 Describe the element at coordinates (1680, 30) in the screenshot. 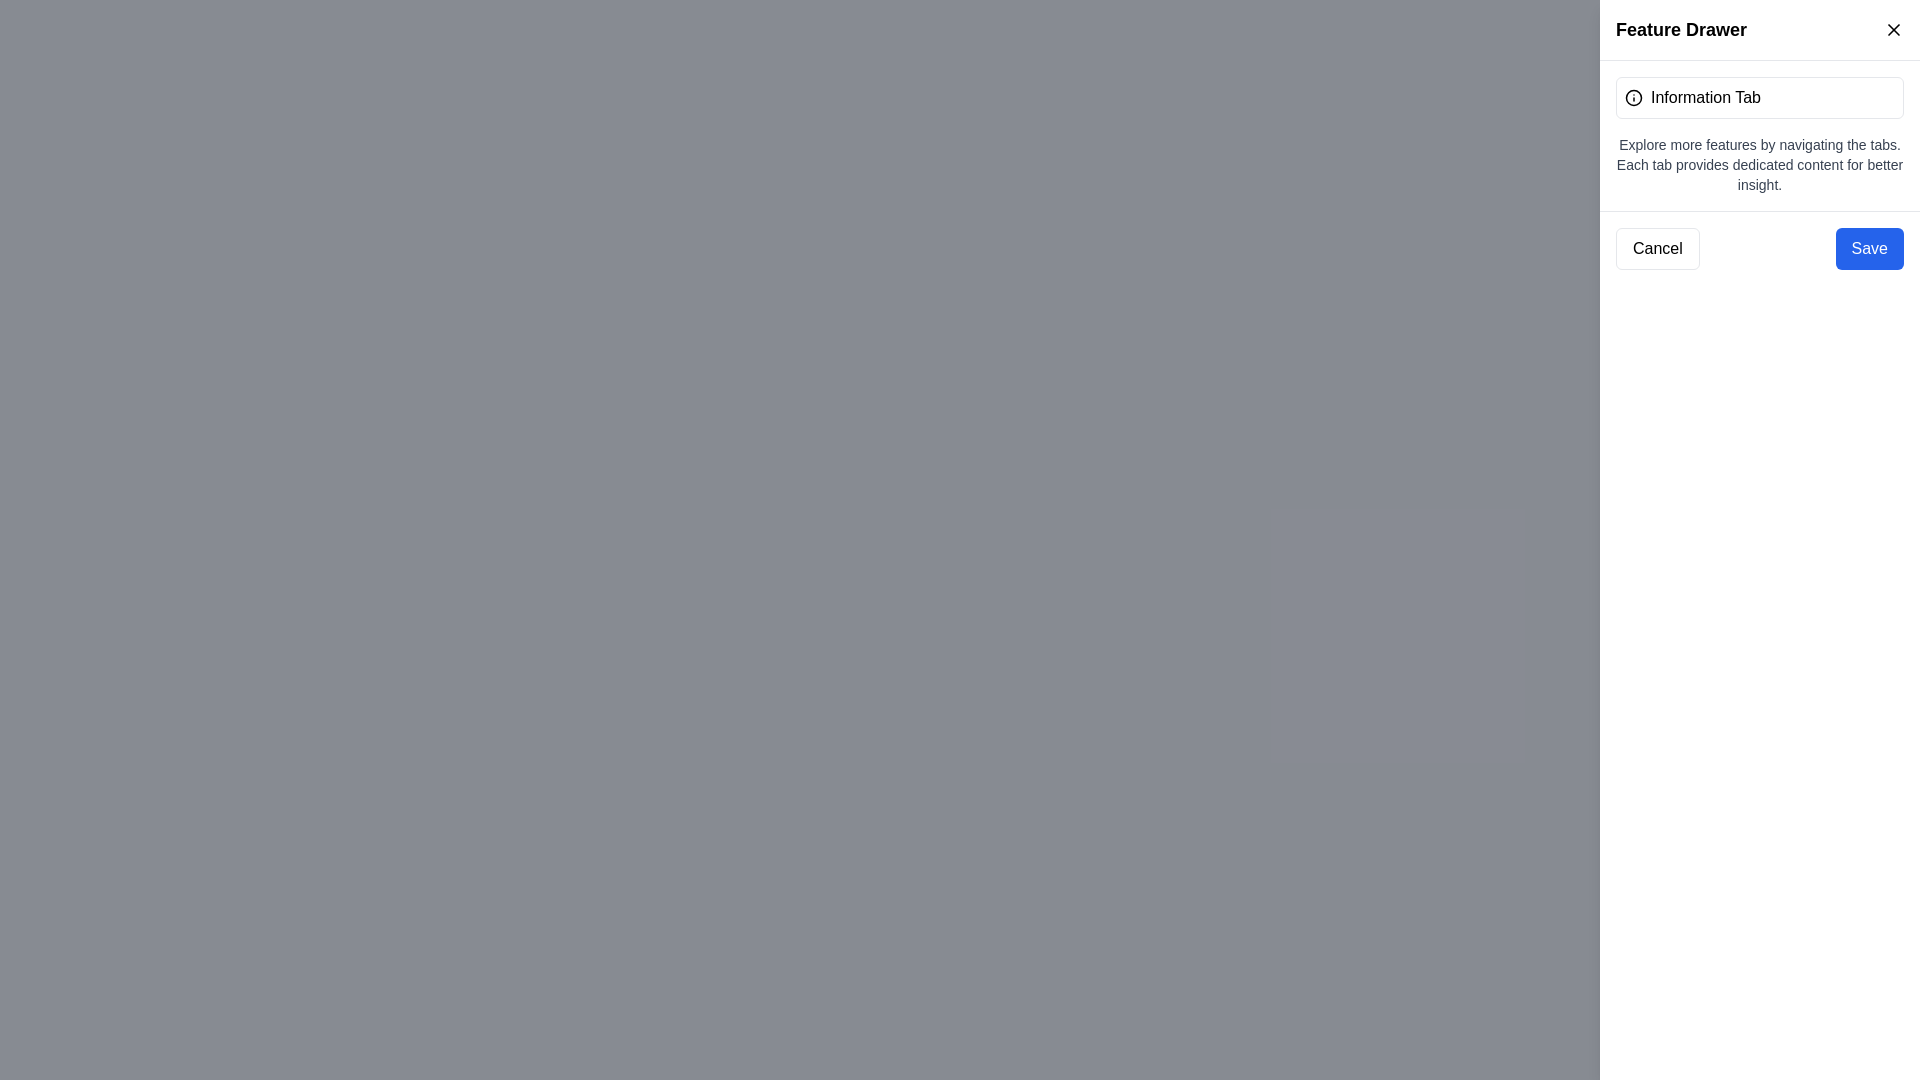

I see `title text located in the header section of the sidebar, which serves as a context or identifier for the user` at that location.